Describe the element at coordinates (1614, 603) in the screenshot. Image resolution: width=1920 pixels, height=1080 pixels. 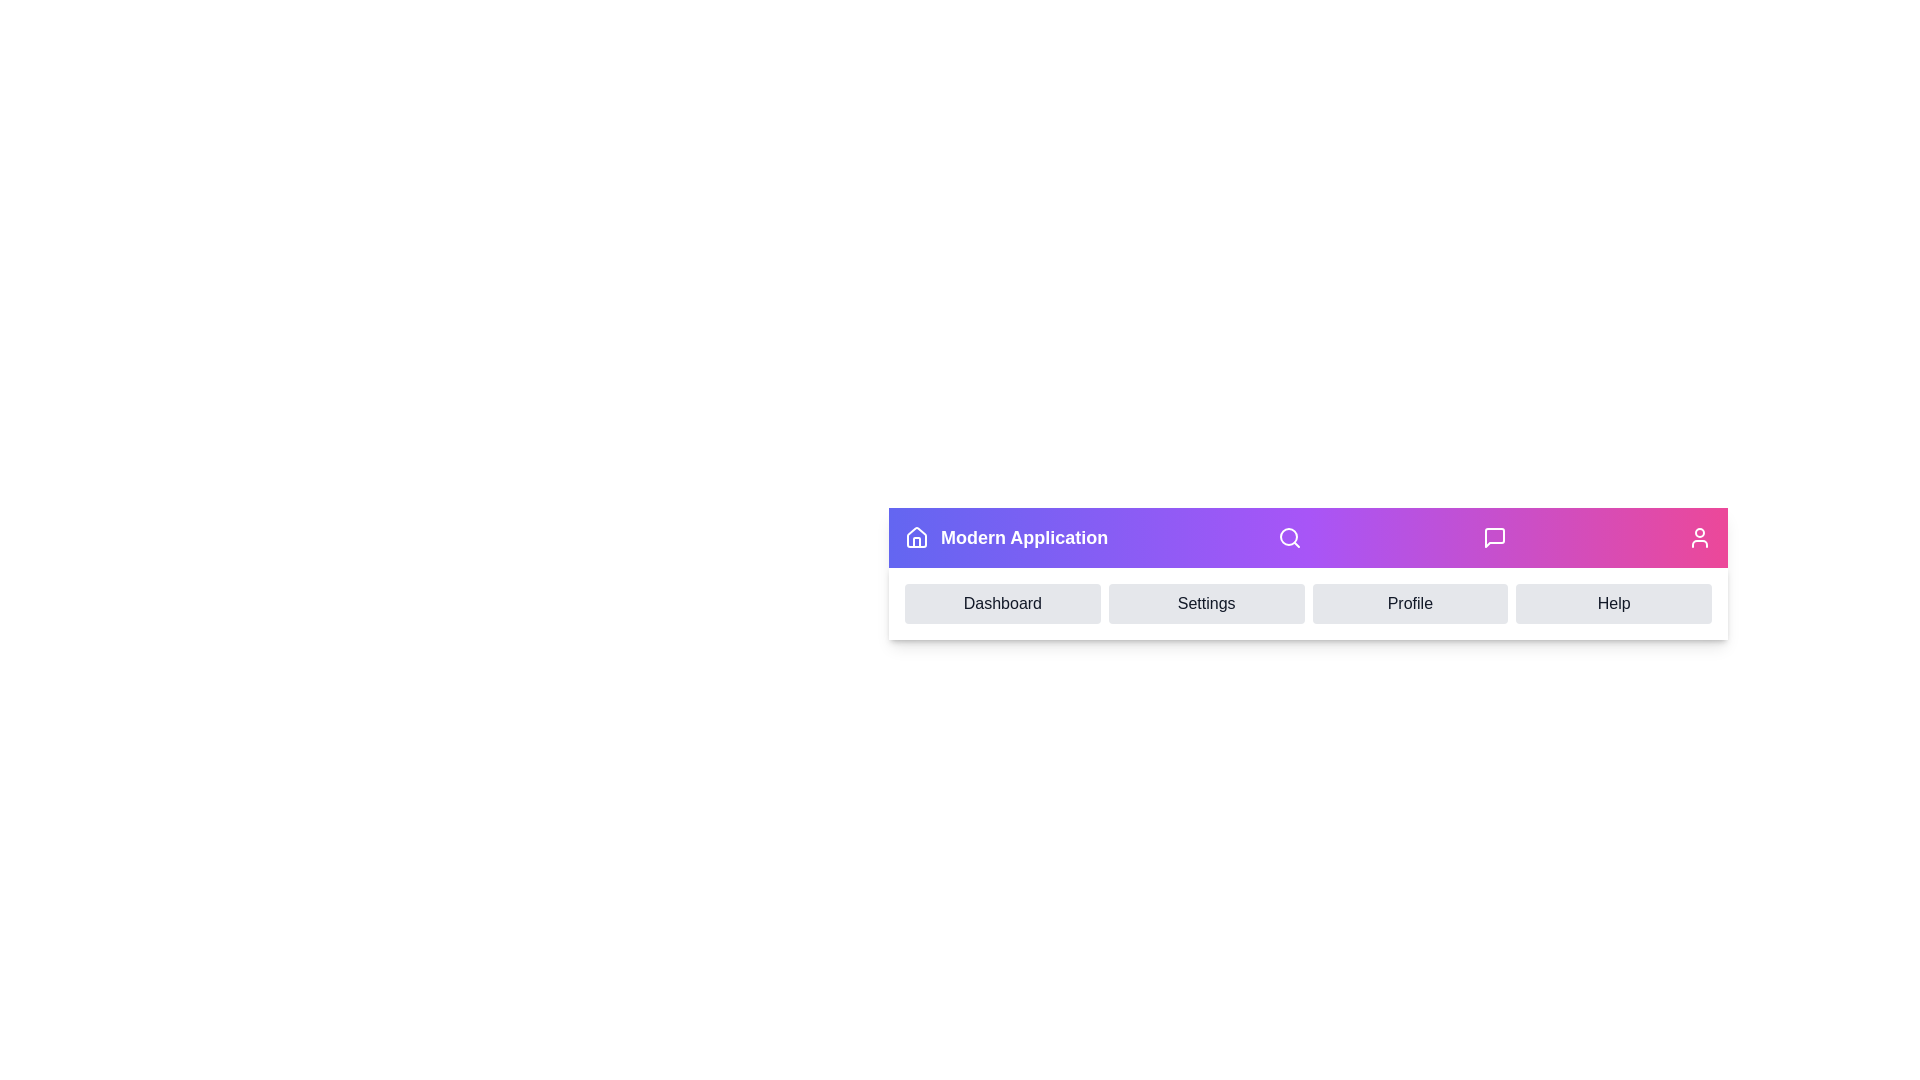
I see `the menu item Help to observe its hover effect` at that location.